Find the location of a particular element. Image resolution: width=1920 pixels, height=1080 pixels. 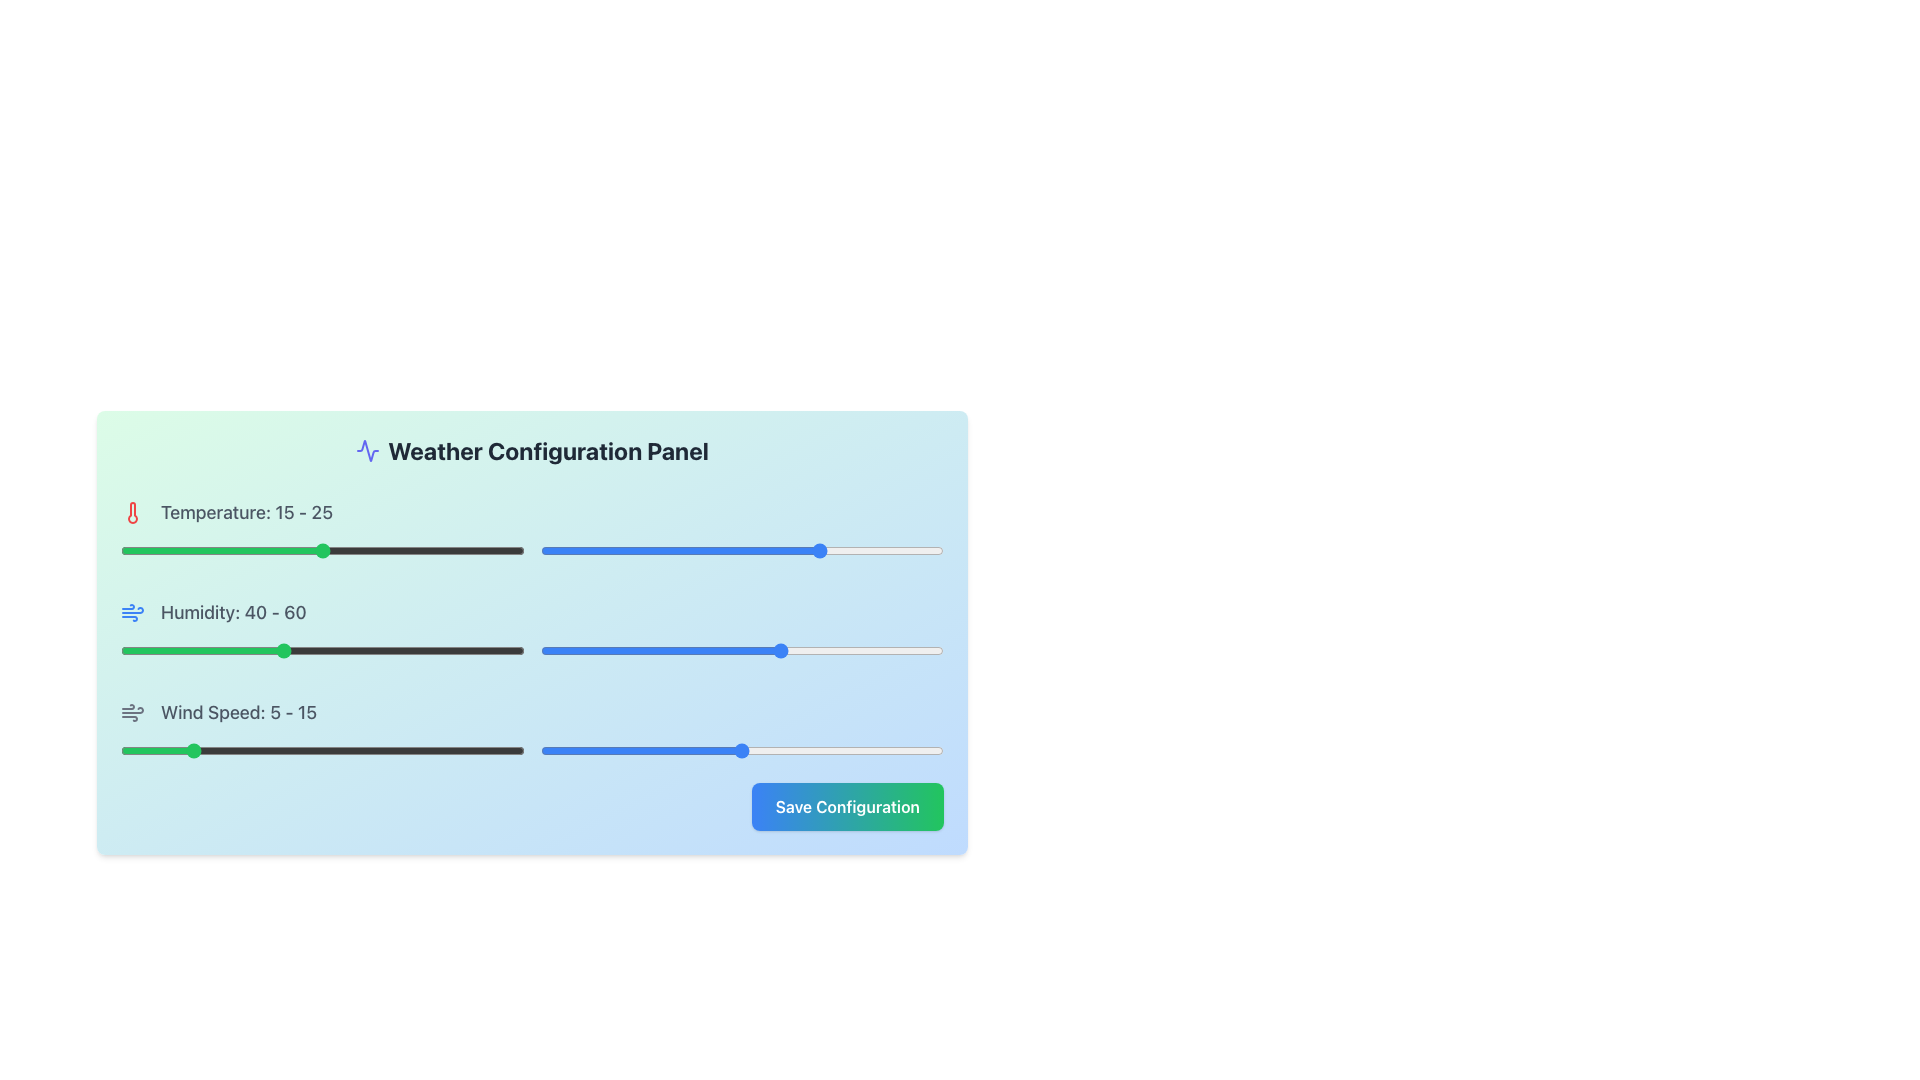

the start value of the wind speed range is located at coordinates (363, 751).